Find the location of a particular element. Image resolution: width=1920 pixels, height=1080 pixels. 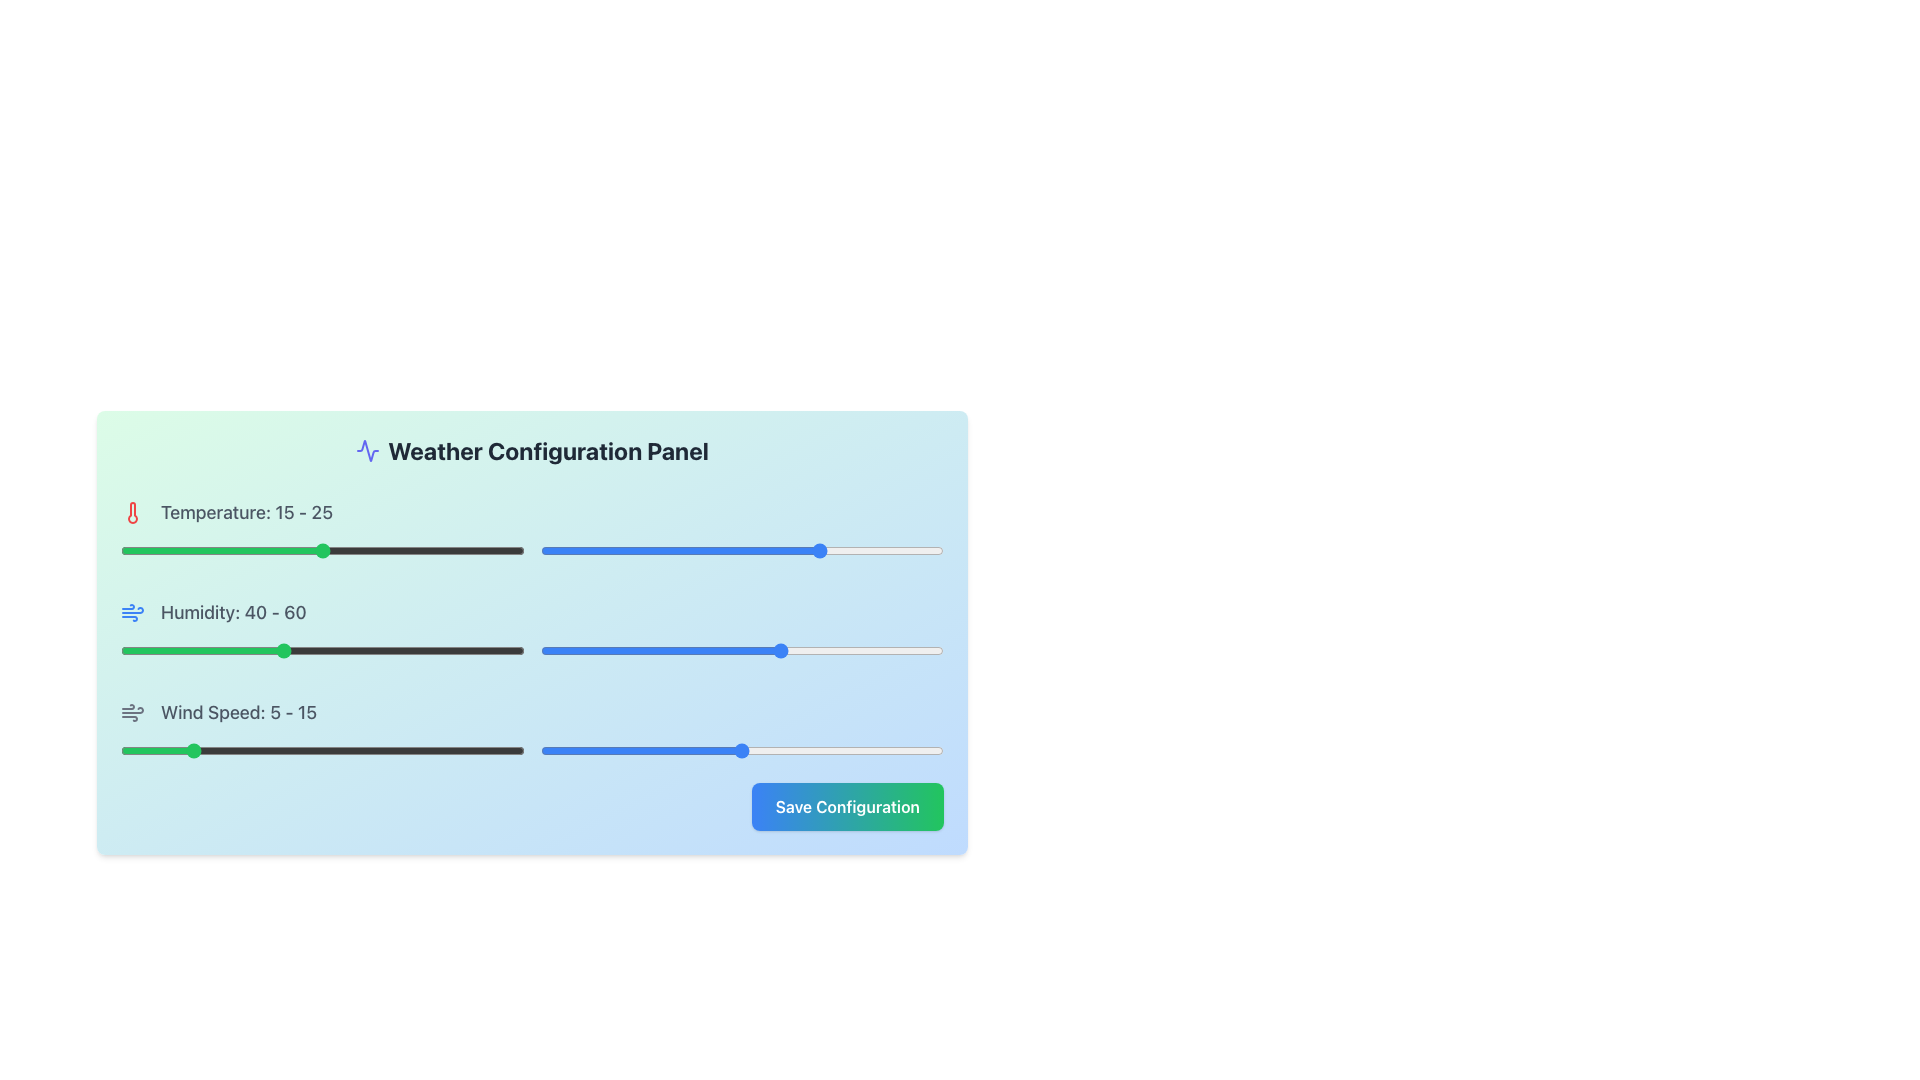

the start value of the wind speed range is located at coordinates (363, 751).